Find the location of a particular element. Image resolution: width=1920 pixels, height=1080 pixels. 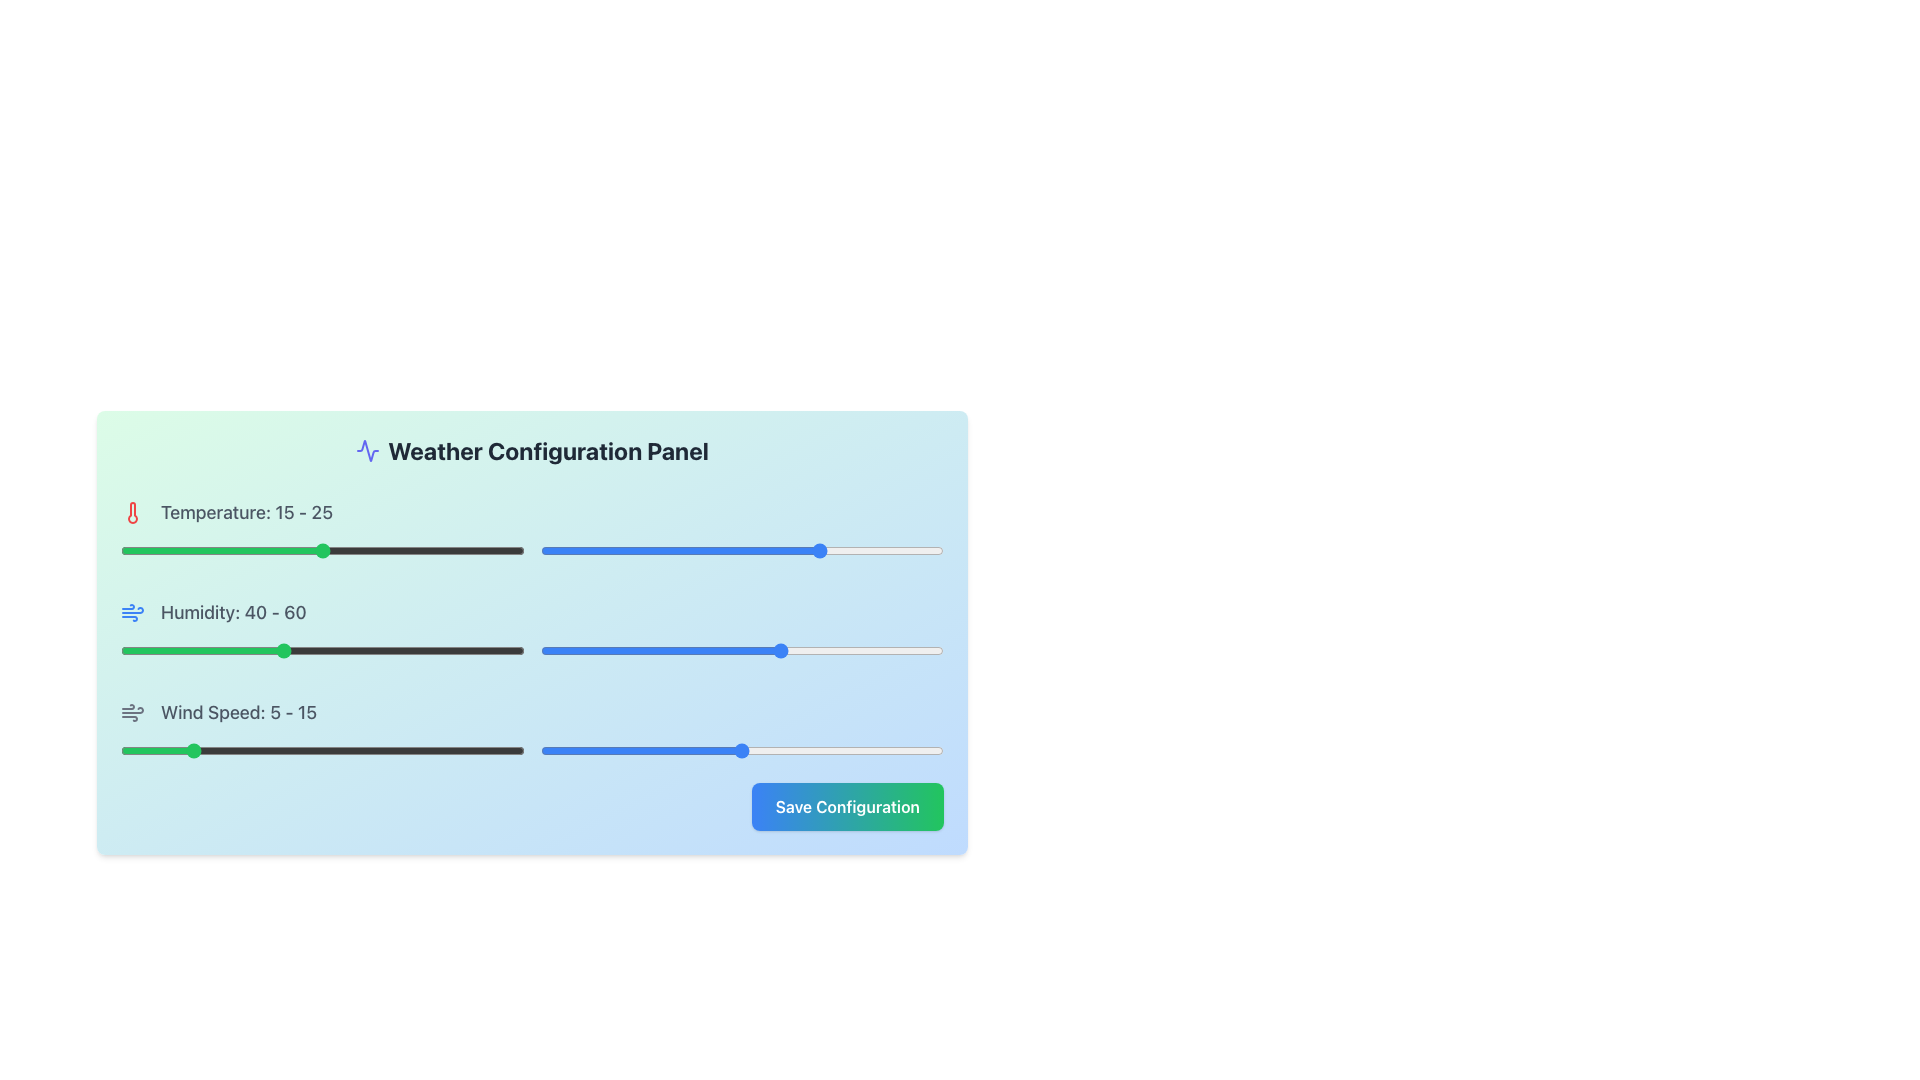

the start value of the wind speed range is located at coordinates (363, 751).